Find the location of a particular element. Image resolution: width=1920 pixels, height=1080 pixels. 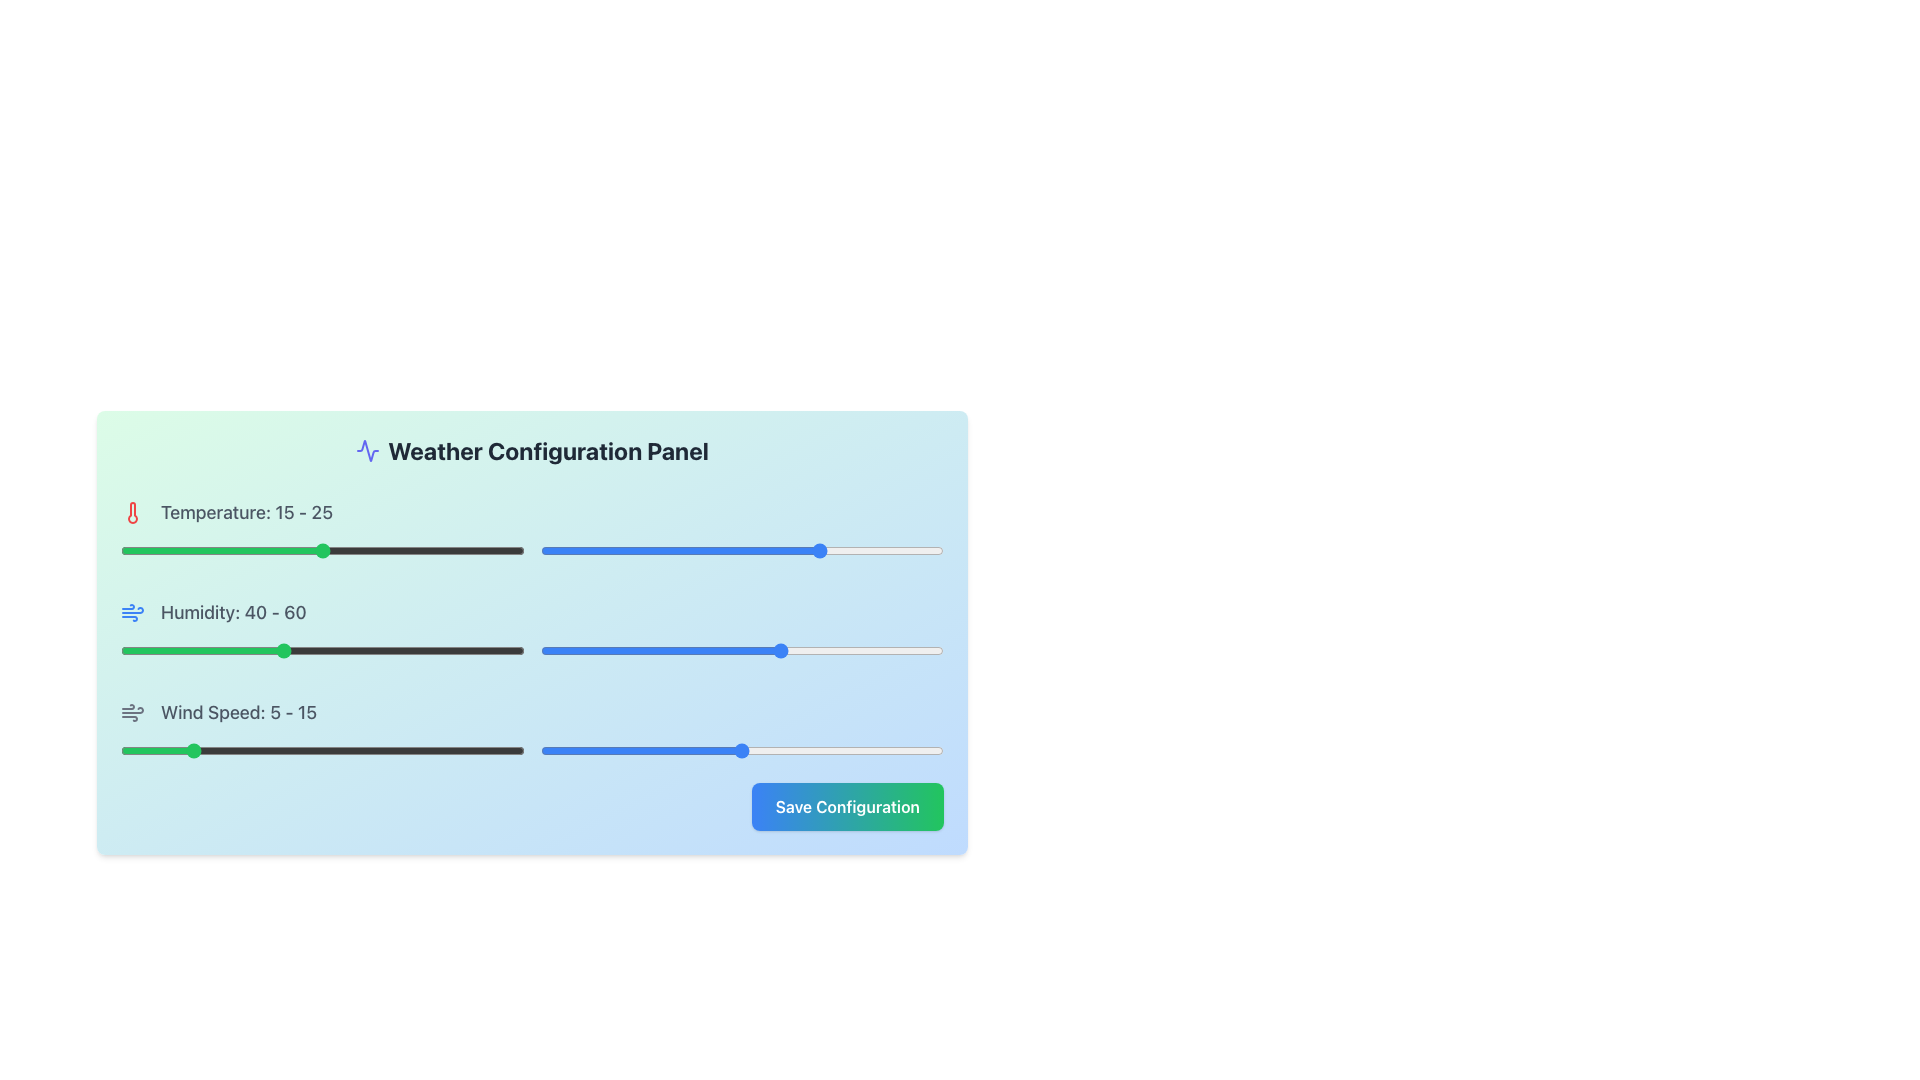

the start value of the wind speed range is located at coordinates (363, 751).